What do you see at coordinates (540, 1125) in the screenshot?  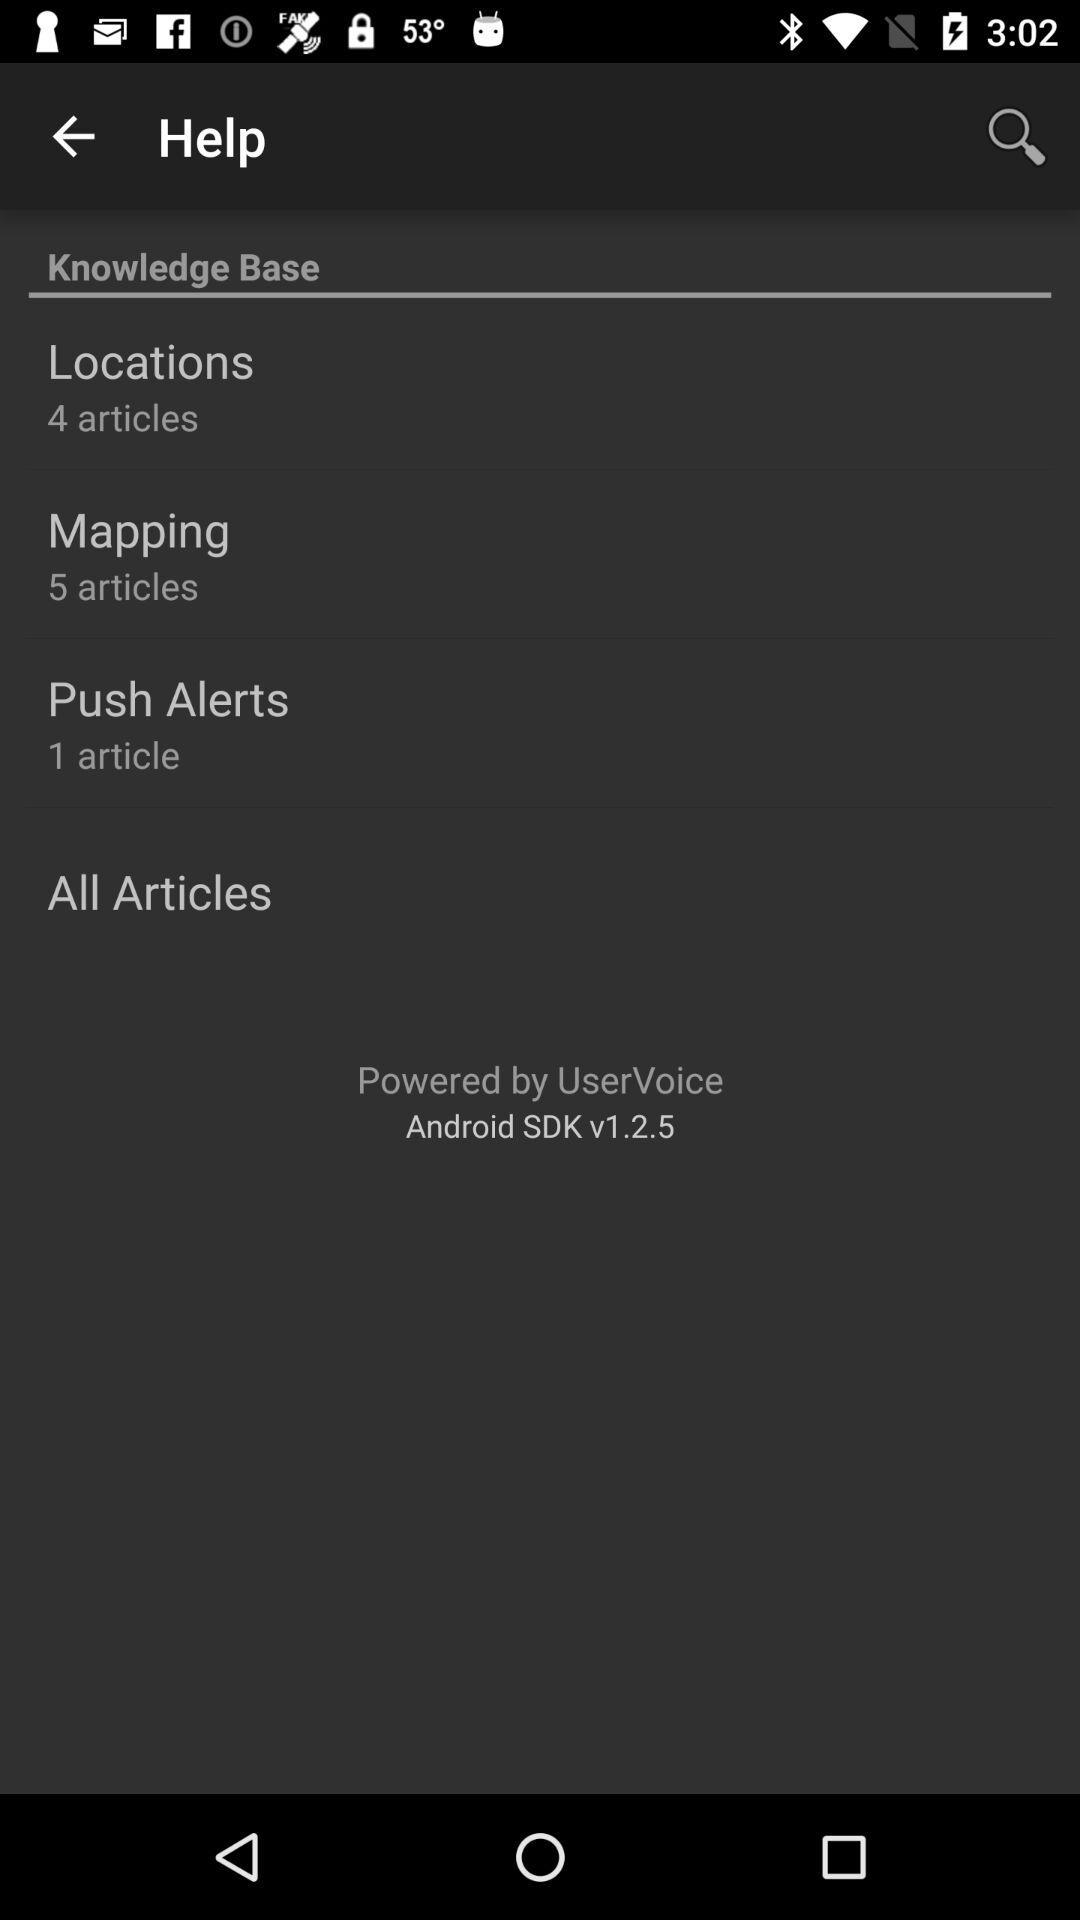 I see `the android sdk v1 item` at bounding box center [540, 1125].